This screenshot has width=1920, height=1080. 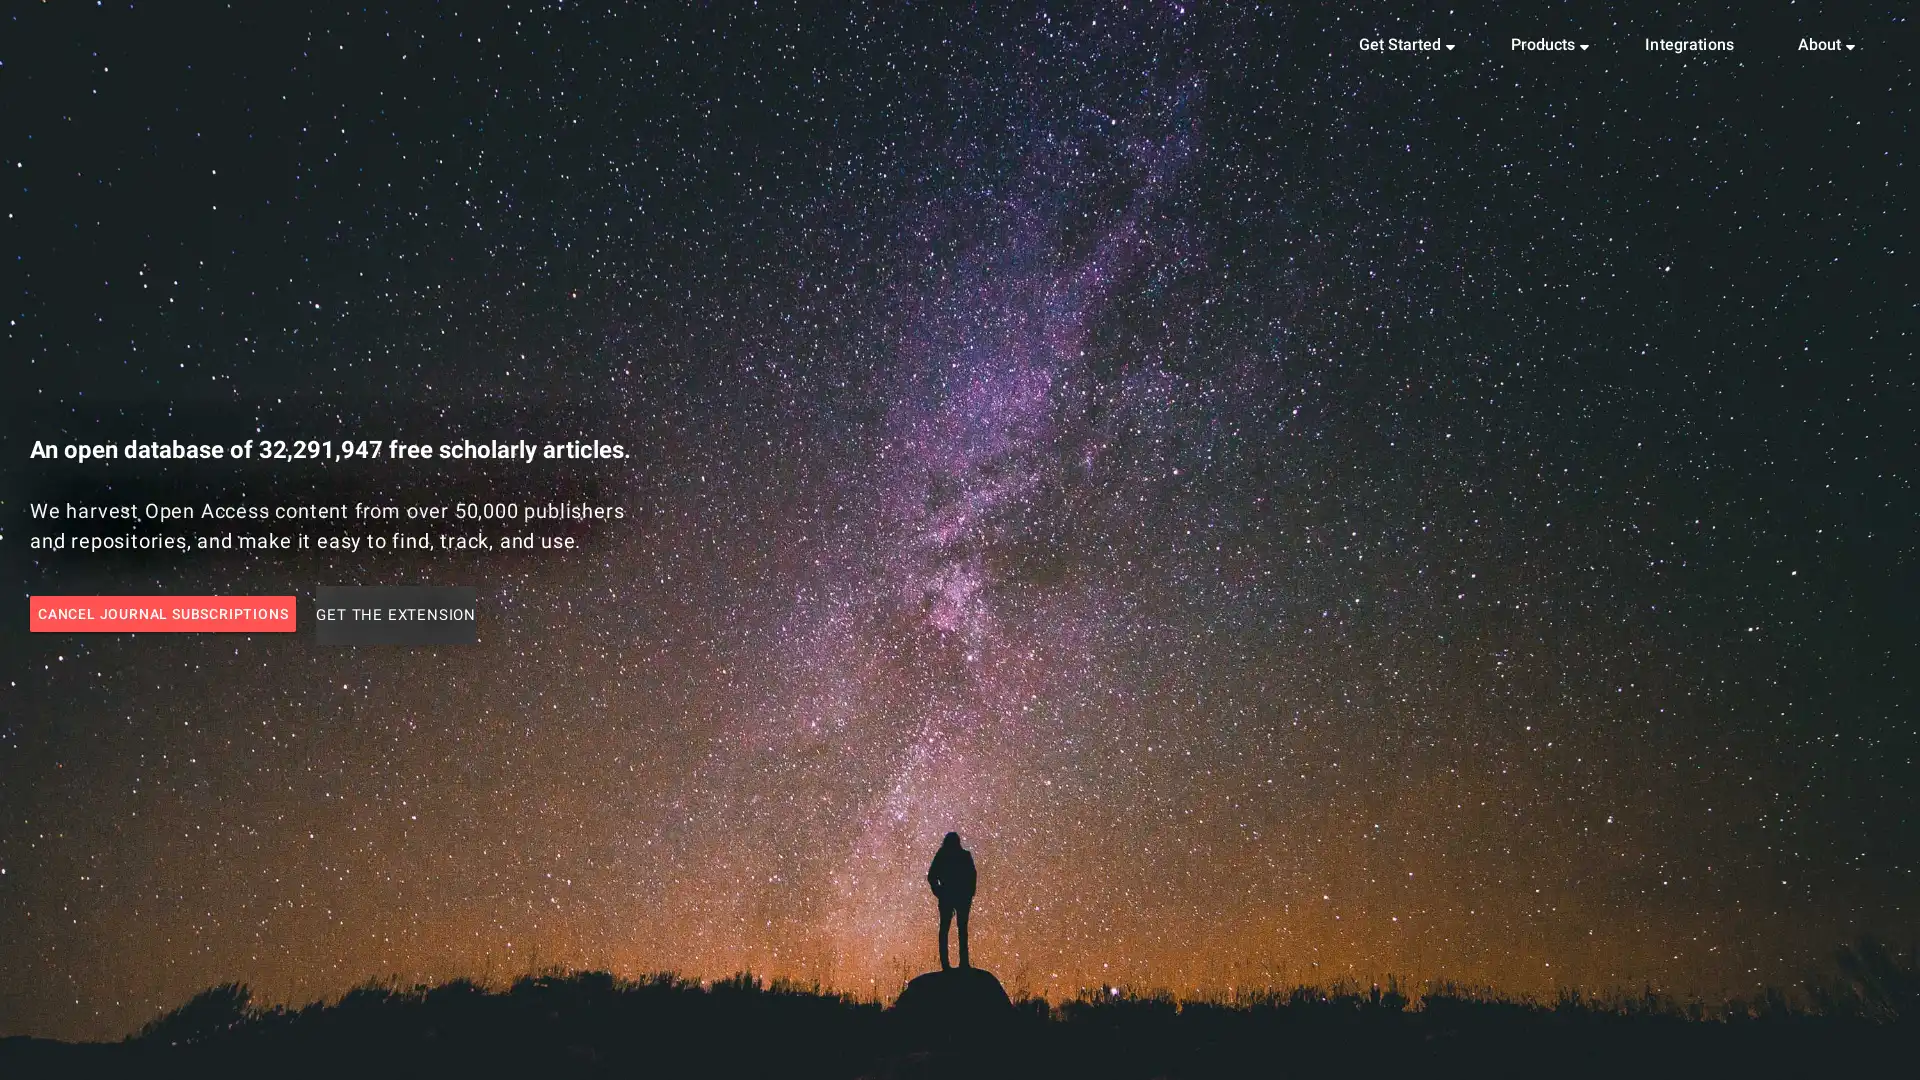 What do you see at coordinates (1825, 43) in the screenshot?
I see `About` at bounding box center [1825, 43].